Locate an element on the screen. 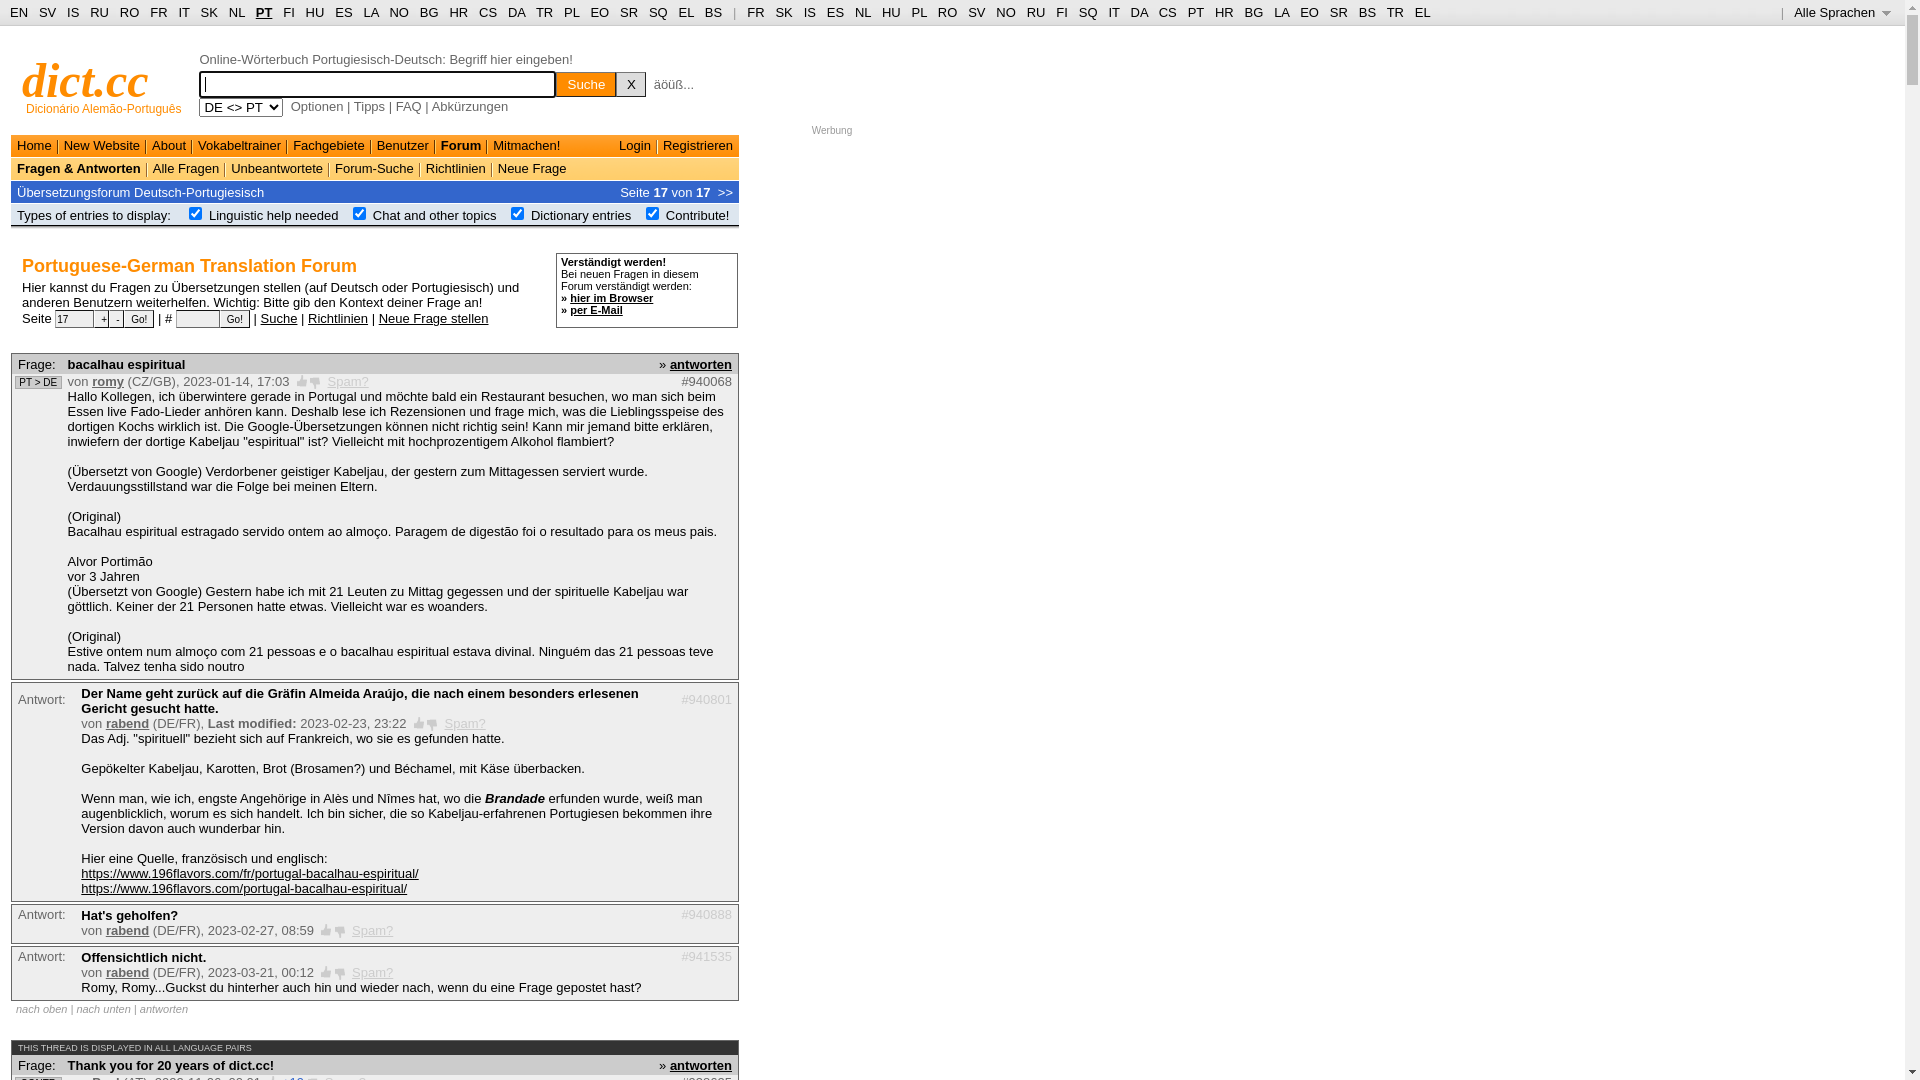  'Alle Fragen' is located at coordinates (186, 167).